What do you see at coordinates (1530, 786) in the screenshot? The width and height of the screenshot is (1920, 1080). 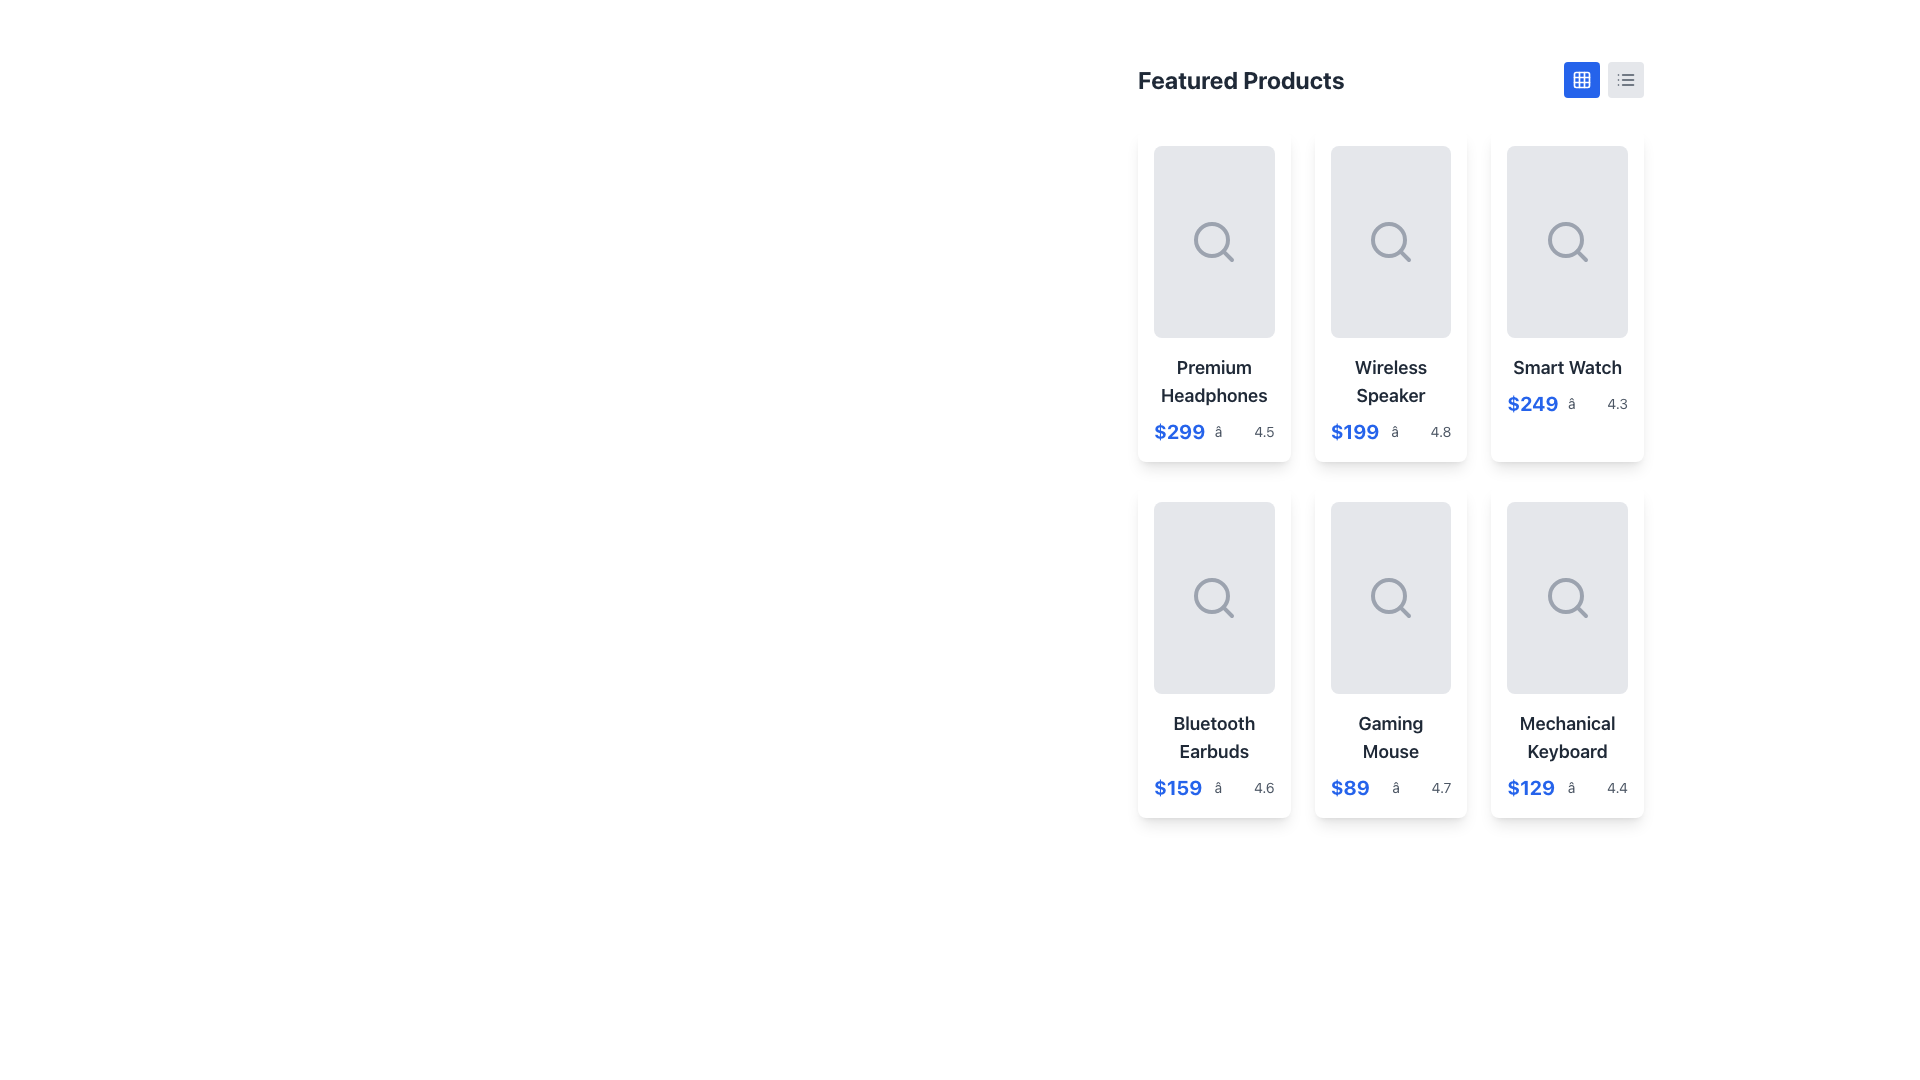 I see `text content of the Text Label displaying '$129' in bold blue font located at the bottom section of the 'Mechanical Keyboard' card in the product grid` at bounding box center [1530, 786].